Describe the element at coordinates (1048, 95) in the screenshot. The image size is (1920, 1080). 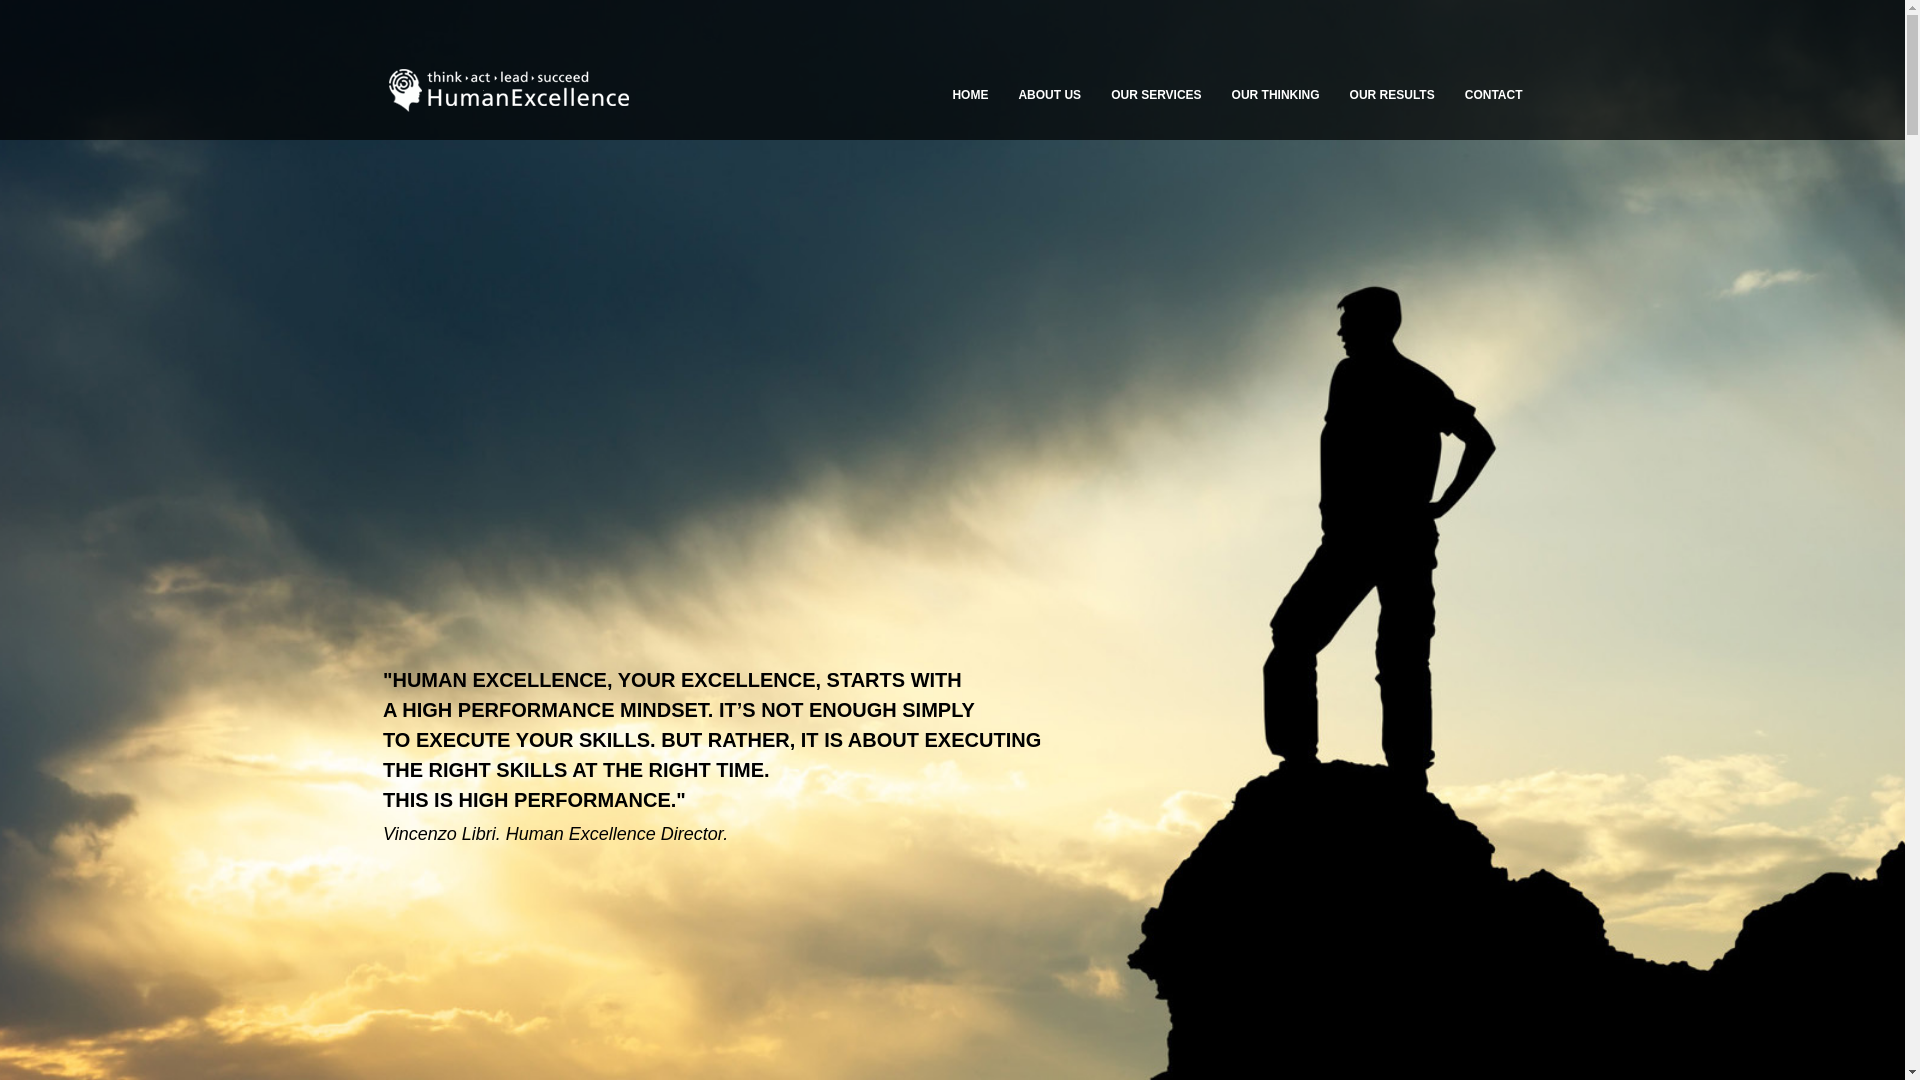
I see `'ABOUT US'` at that location.